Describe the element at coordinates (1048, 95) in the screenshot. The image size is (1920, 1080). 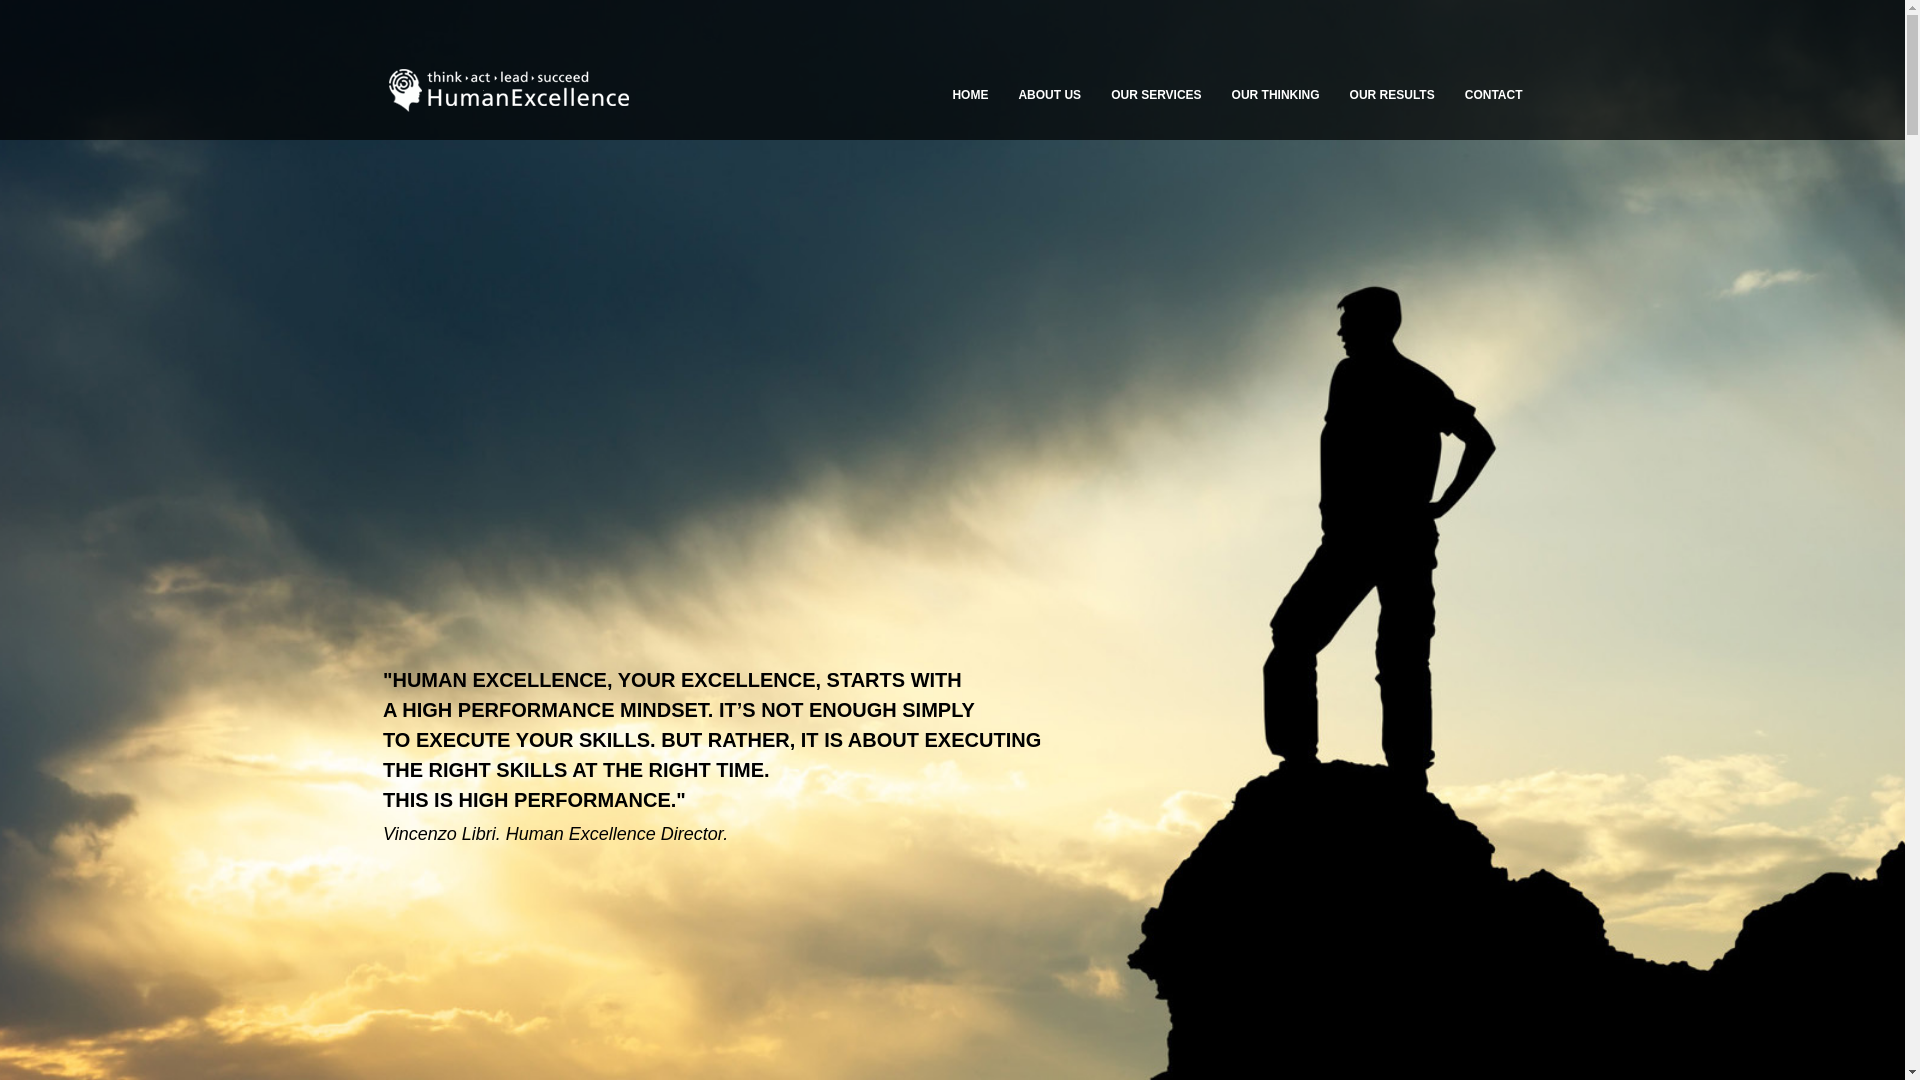
I see `'ABOUT US'` at that location.